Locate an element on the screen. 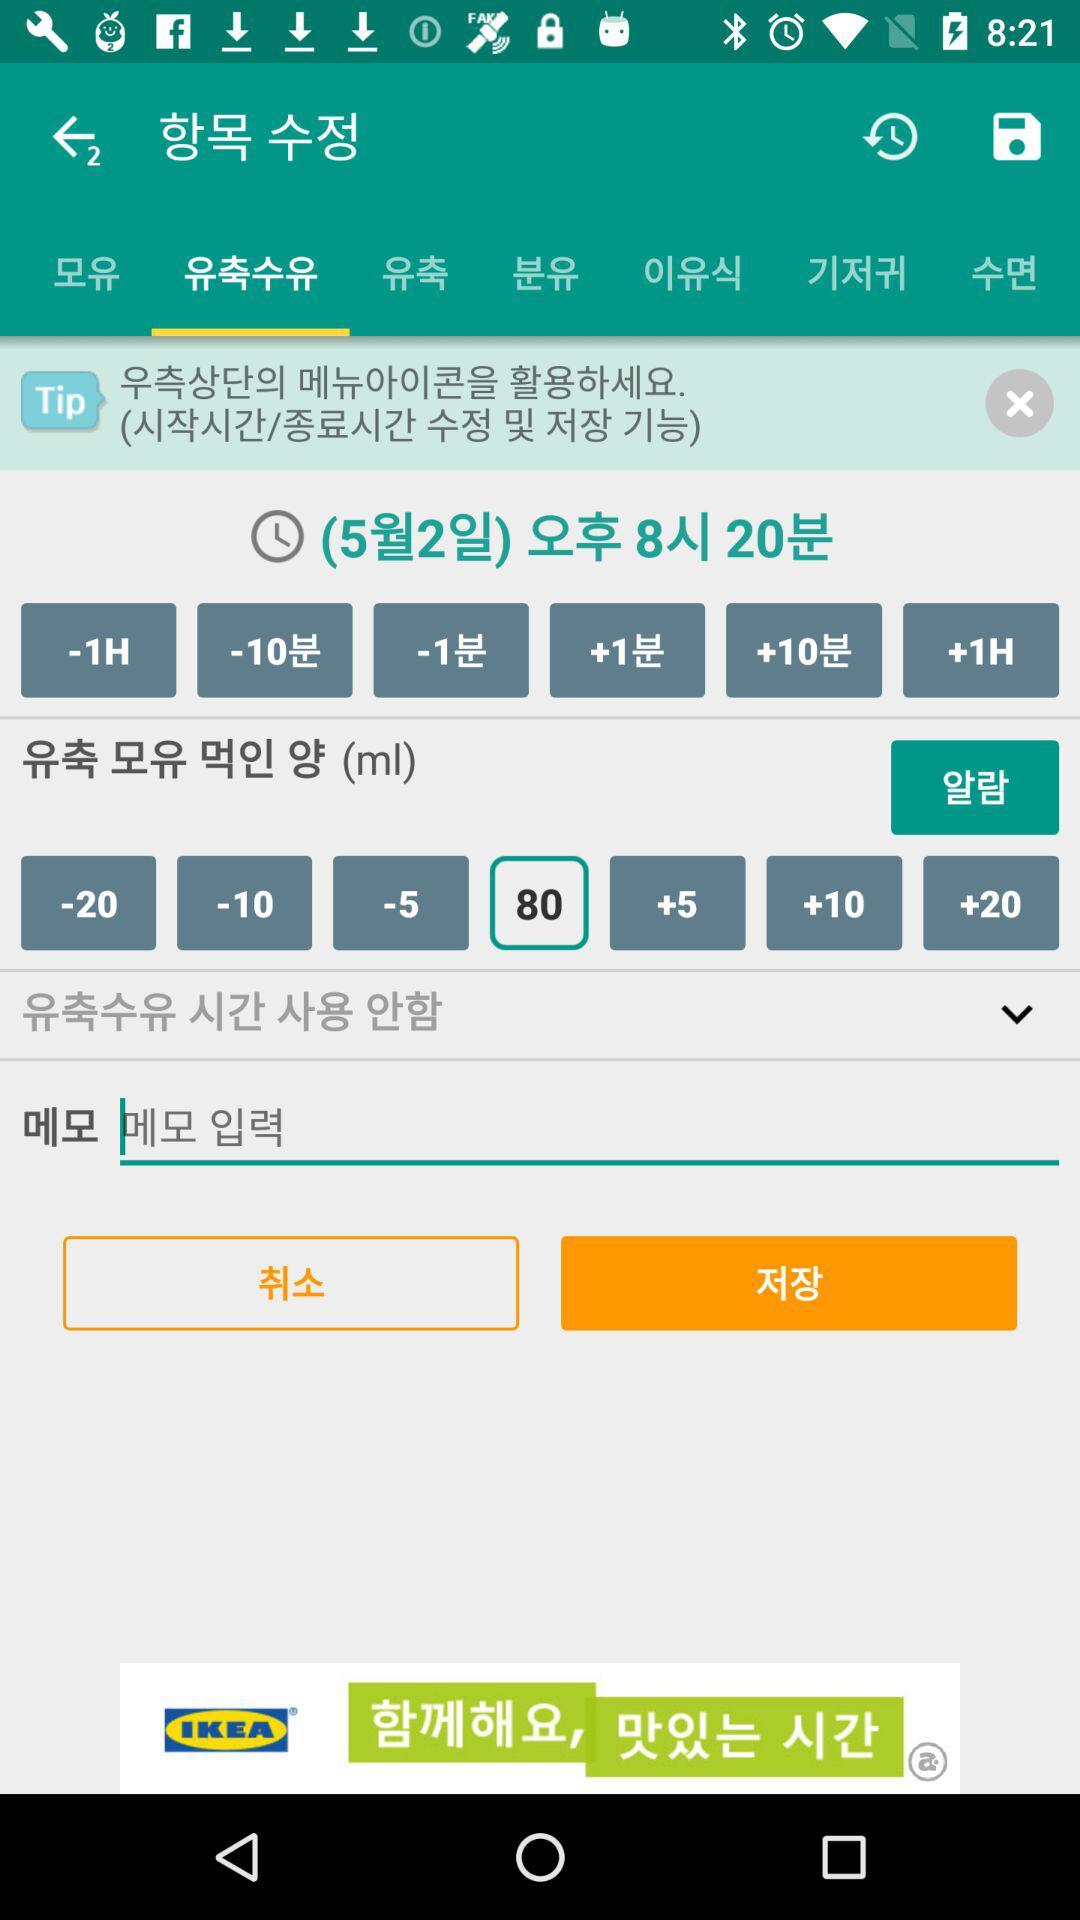 Image resolution: width=1080 pixels, height=1920 pixels. 1h is located at coordinates (98, 650).